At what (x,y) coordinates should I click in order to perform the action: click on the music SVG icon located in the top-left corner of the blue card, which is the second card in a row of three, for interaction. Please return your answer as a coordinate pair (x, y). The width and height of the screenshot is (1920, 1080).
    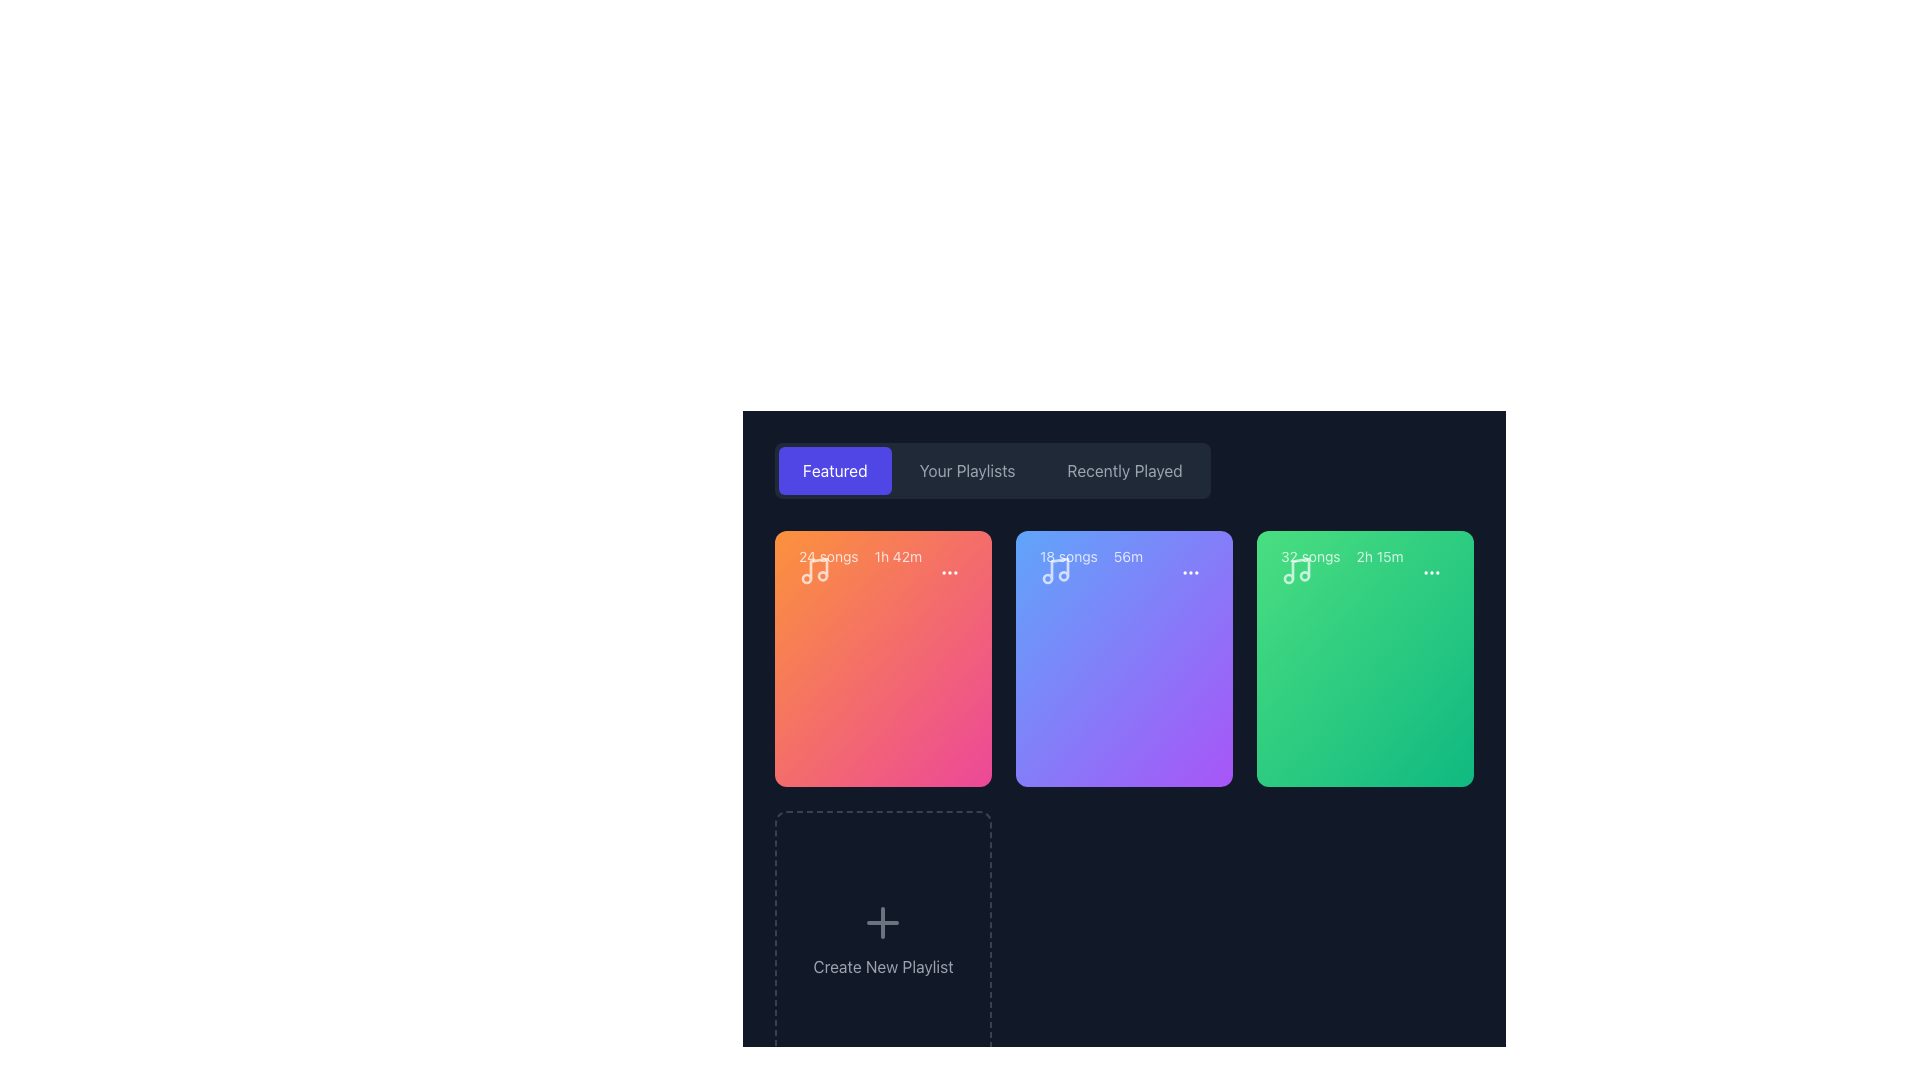
    Looking at the image, I should click on (1055, 570).